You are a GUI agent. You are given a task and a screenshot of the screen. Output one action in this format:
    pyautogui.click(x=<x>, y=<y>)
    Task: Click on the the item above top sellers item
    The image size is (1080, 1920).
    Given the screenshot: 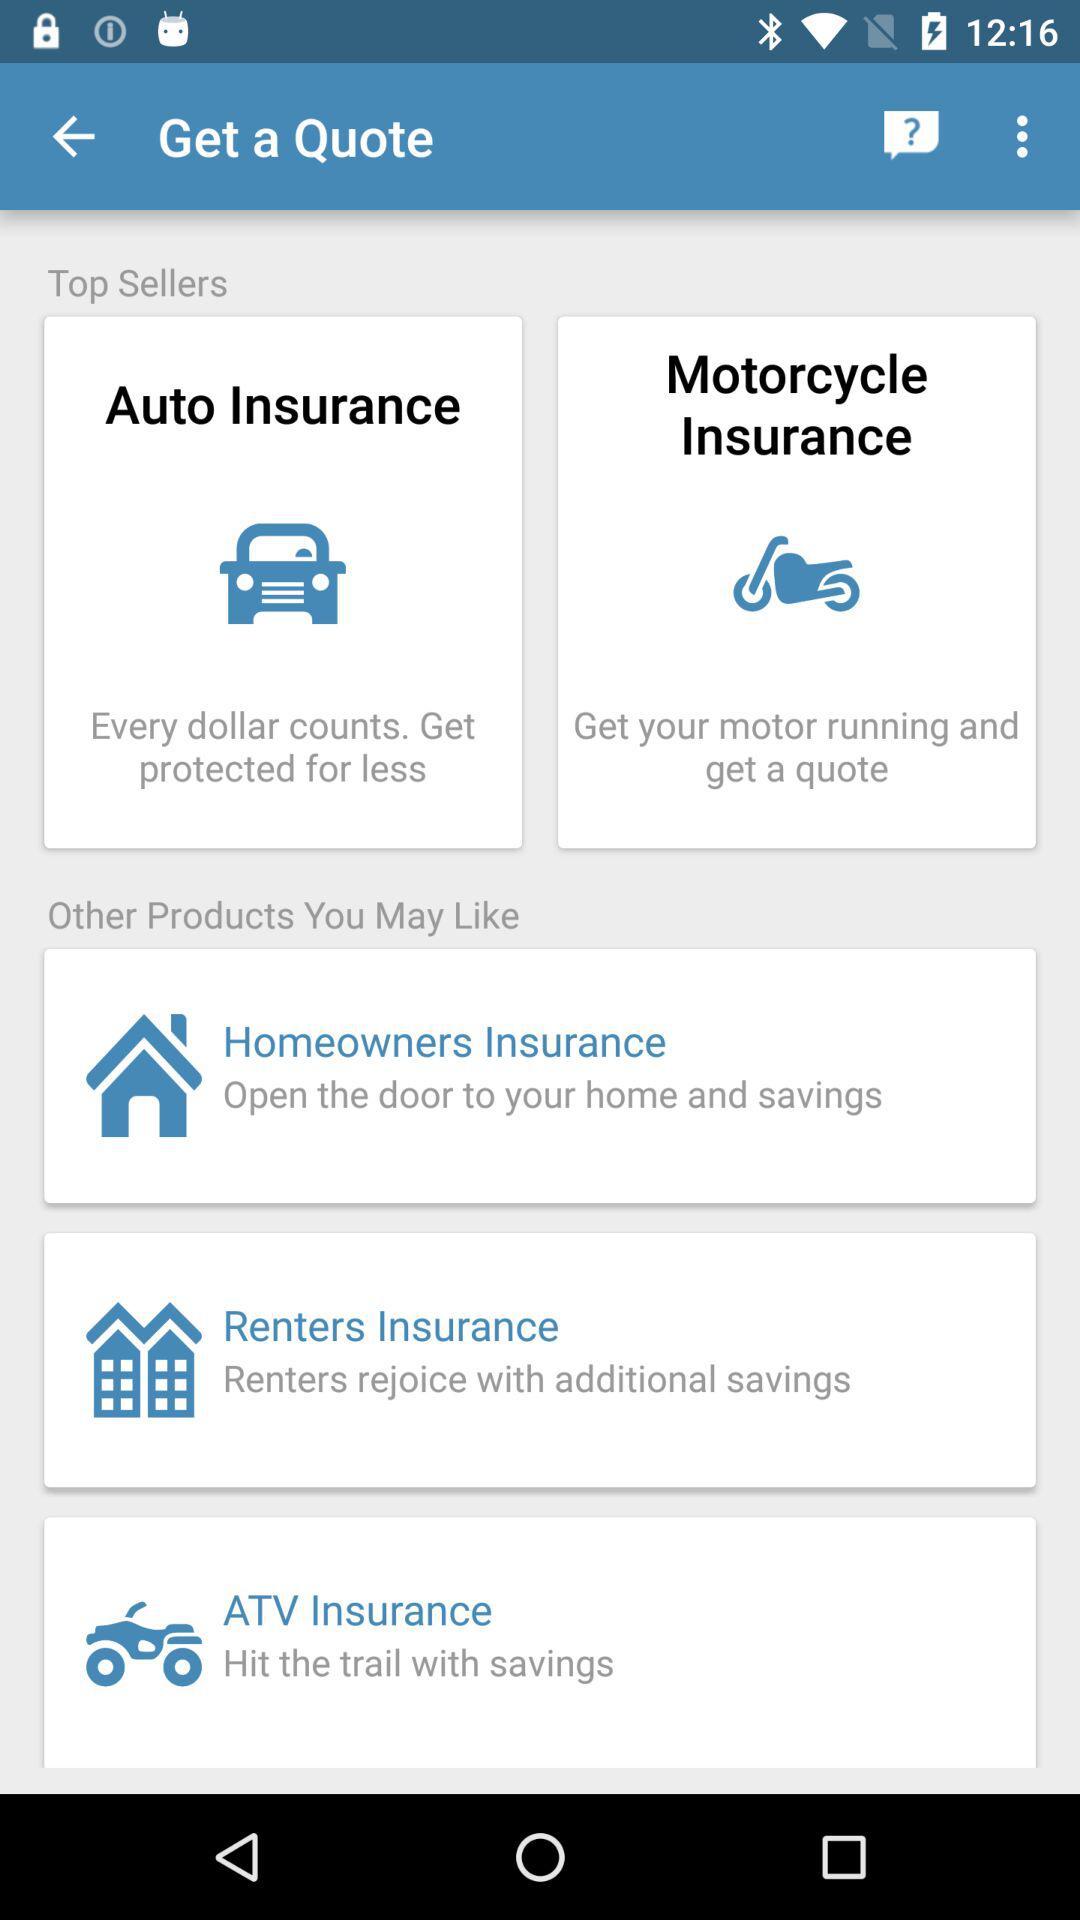 What is the action you would take?
    pyautogui.click(x=911, y=135)
    